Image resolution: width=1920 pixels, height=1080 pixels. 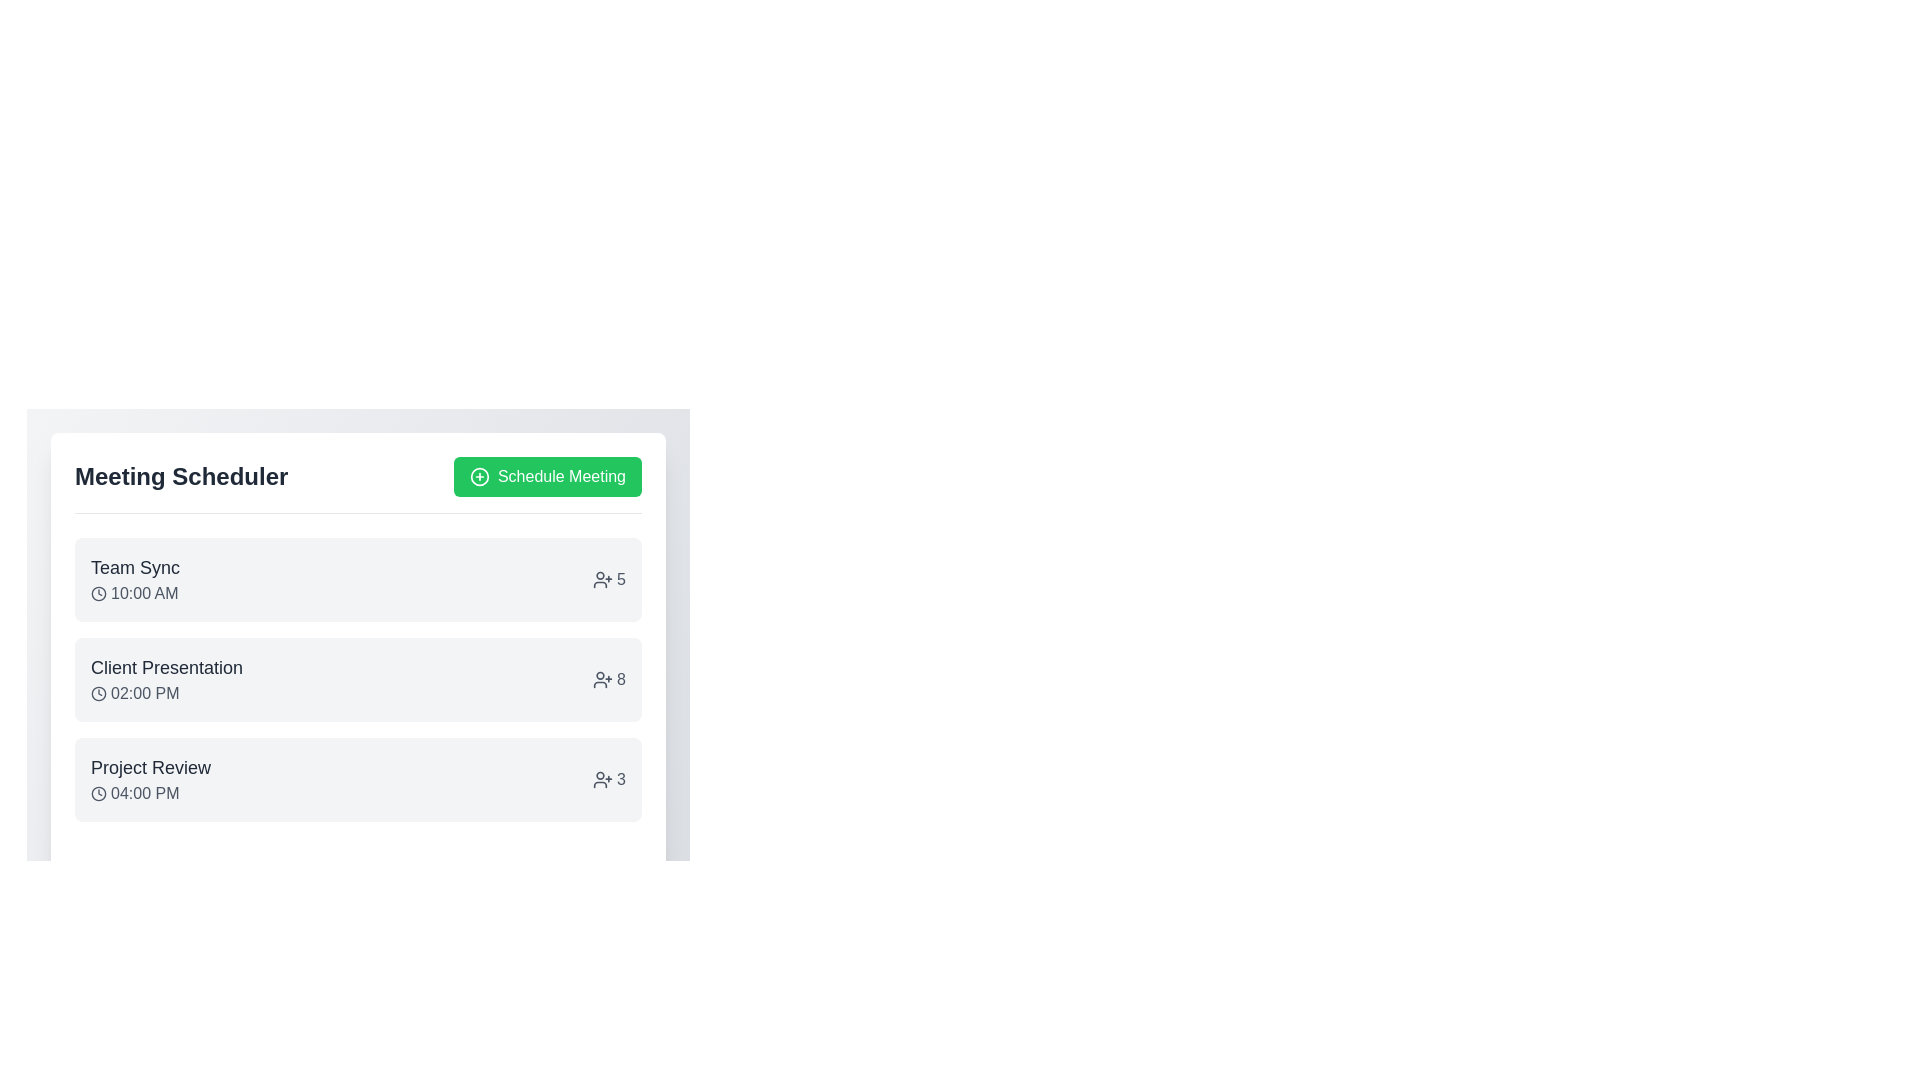 What do you see at coordinates (608, 778) in the screenshot?
I see `the text '3' associated with the user addition icon located in the 'Project Review' section to perform related actions` at bounding box center [608, 778].